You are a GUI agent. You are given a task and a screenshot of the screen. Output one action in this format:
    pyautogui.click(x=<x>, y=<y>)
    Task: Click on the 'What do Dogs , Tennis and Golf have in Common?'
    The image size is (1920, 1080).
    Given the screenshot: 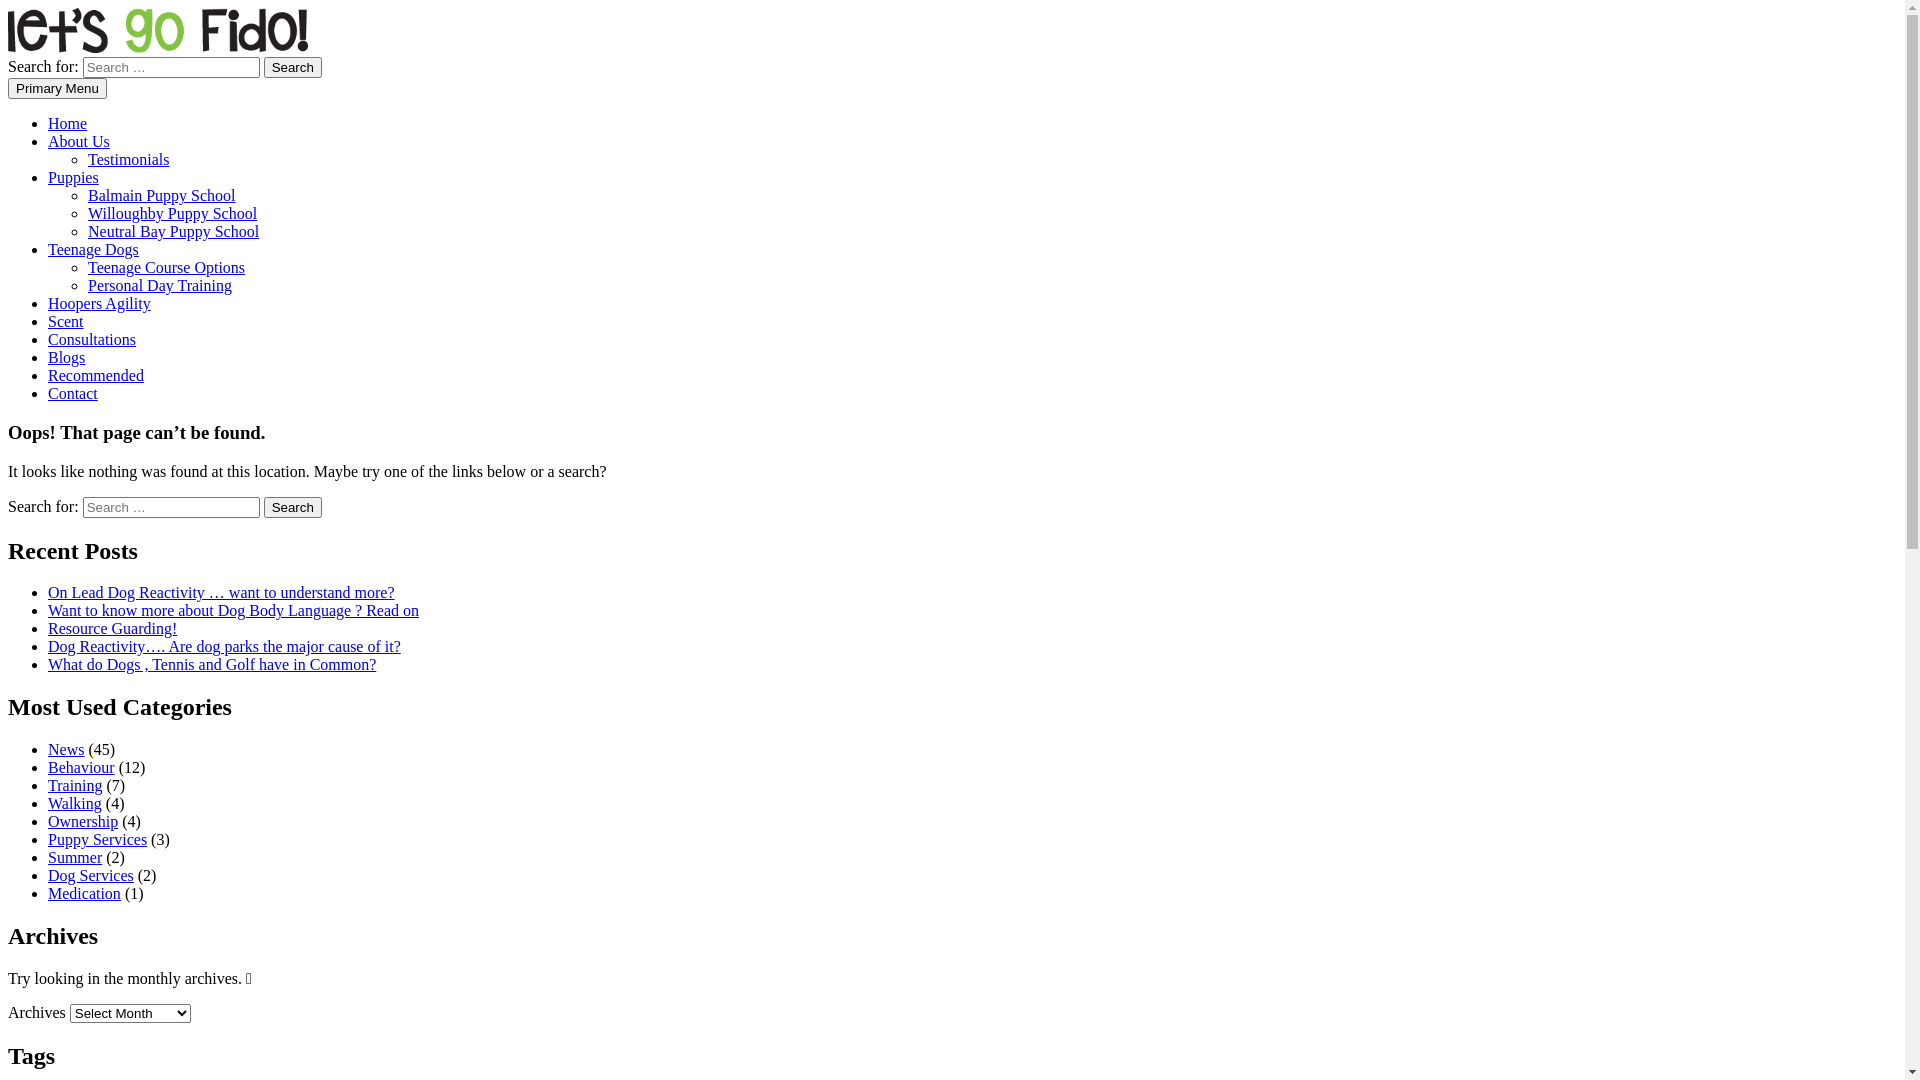 What is the action you would take?
    pyautogui.click(x=211, y=664)
    